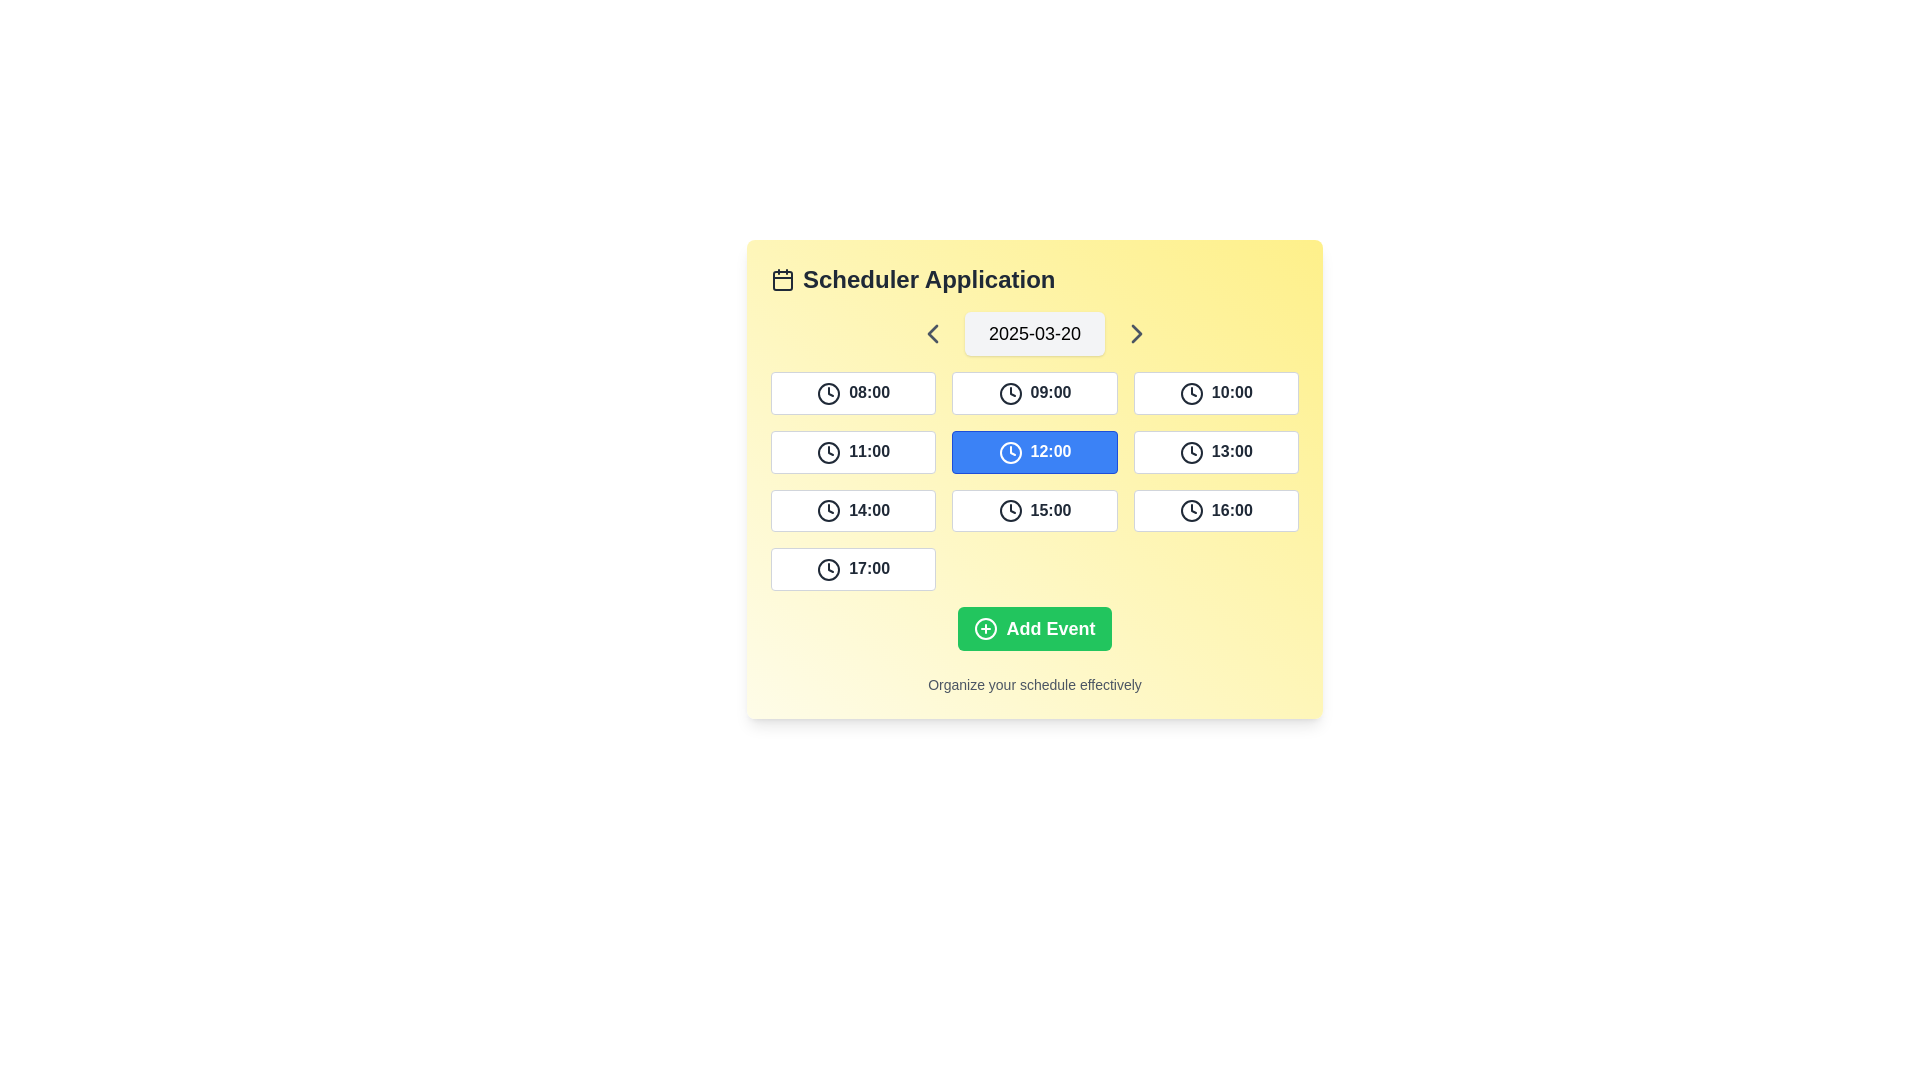 The width and height of the screenshot is (1920, 1080). Describe the element at coordinates (1215, 393) in the screenshot. I see `the rectangular button displaying a clock icon and the text '10:00'` at that location.